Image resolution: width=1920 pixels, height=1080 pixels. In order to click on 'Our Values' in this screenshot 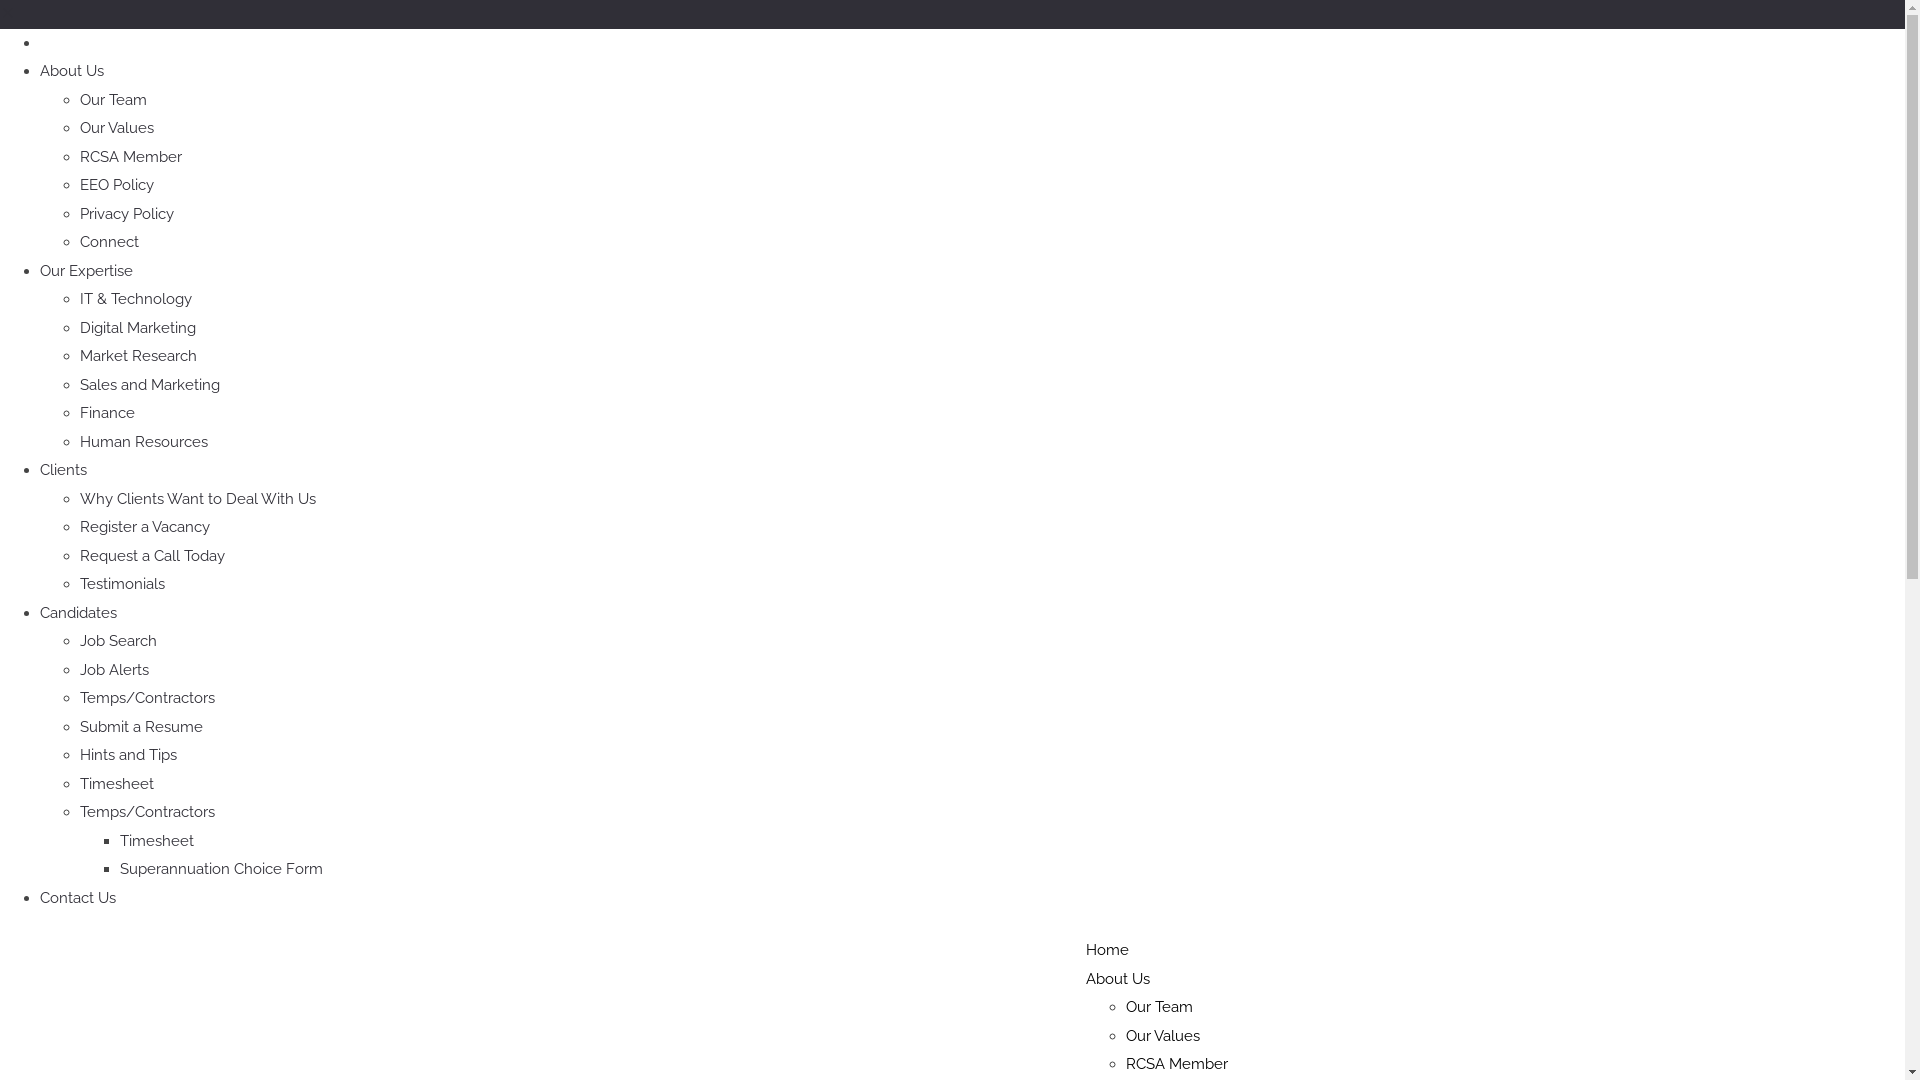, I will do `click(1162, 1034)`.